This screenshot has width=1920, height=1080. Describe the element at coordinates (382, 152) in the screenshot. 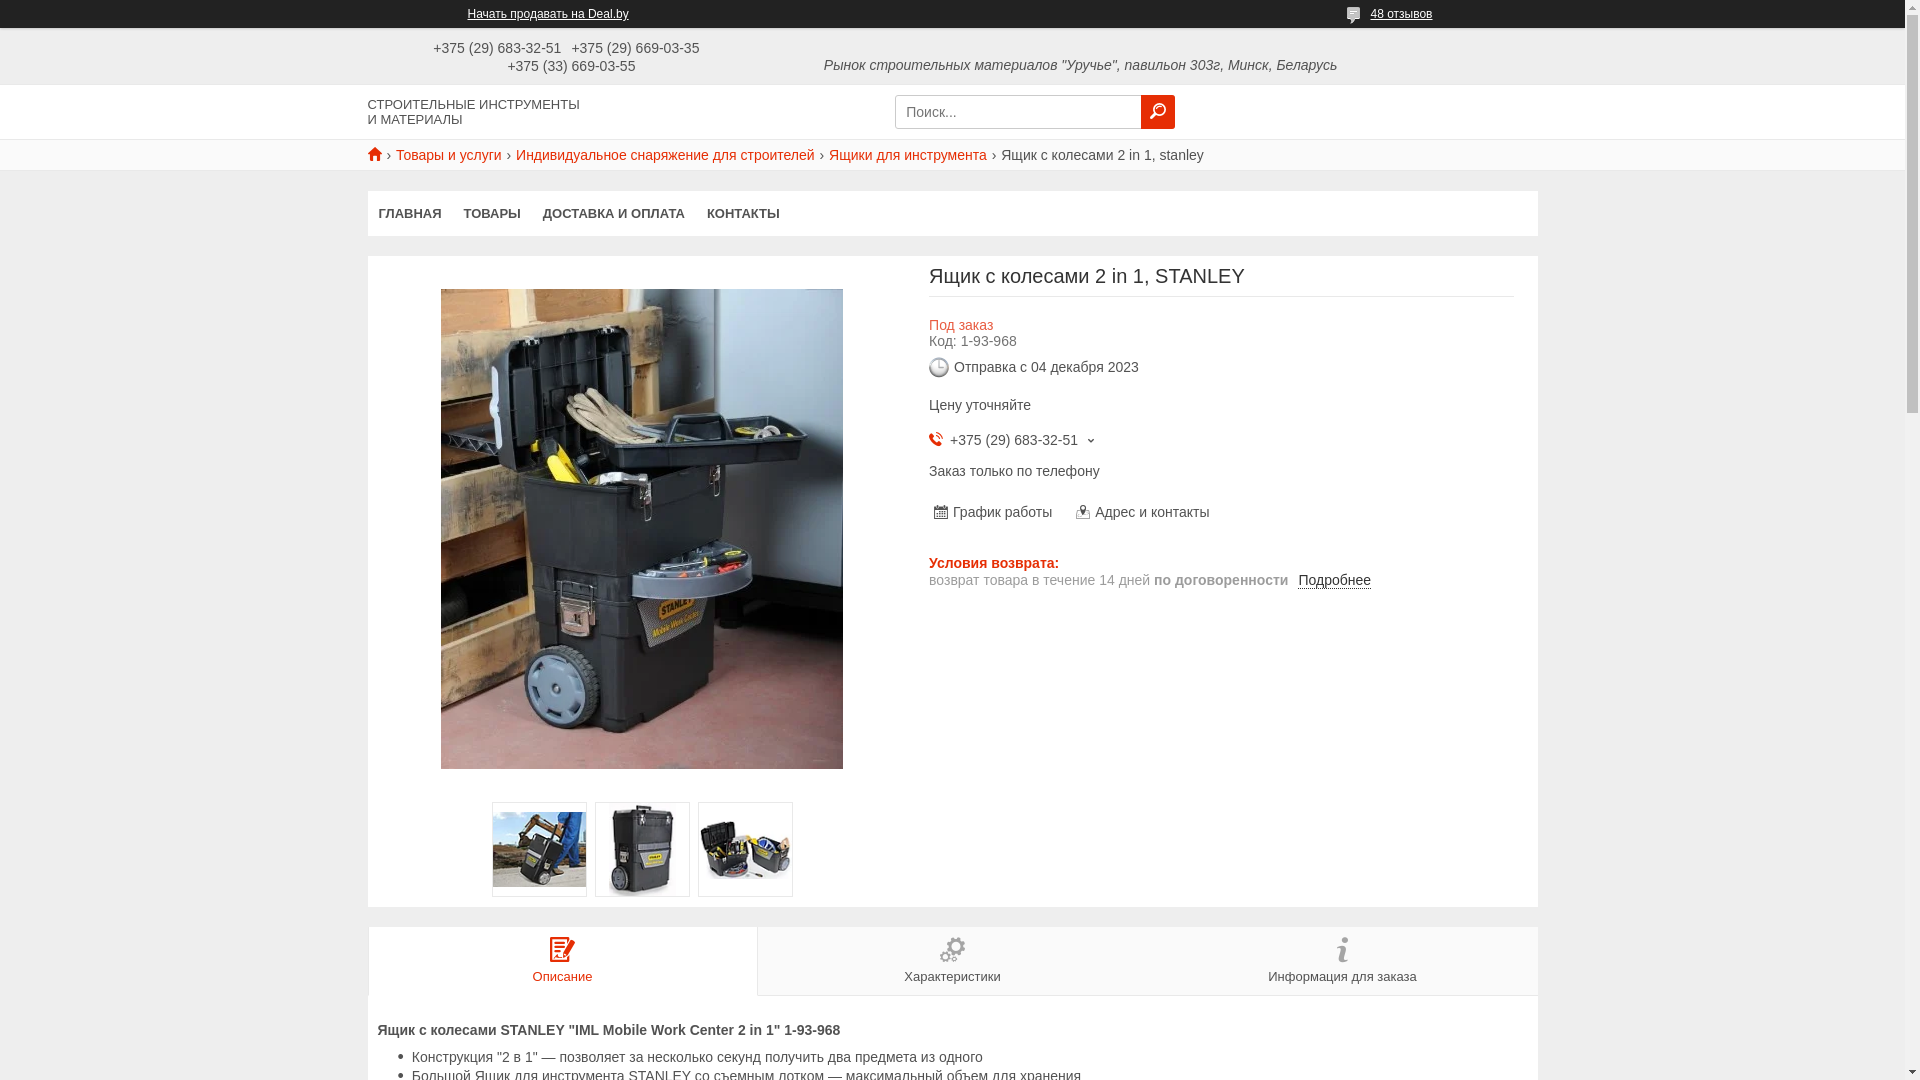

I see `'Stroimhatu.by'` at that location.